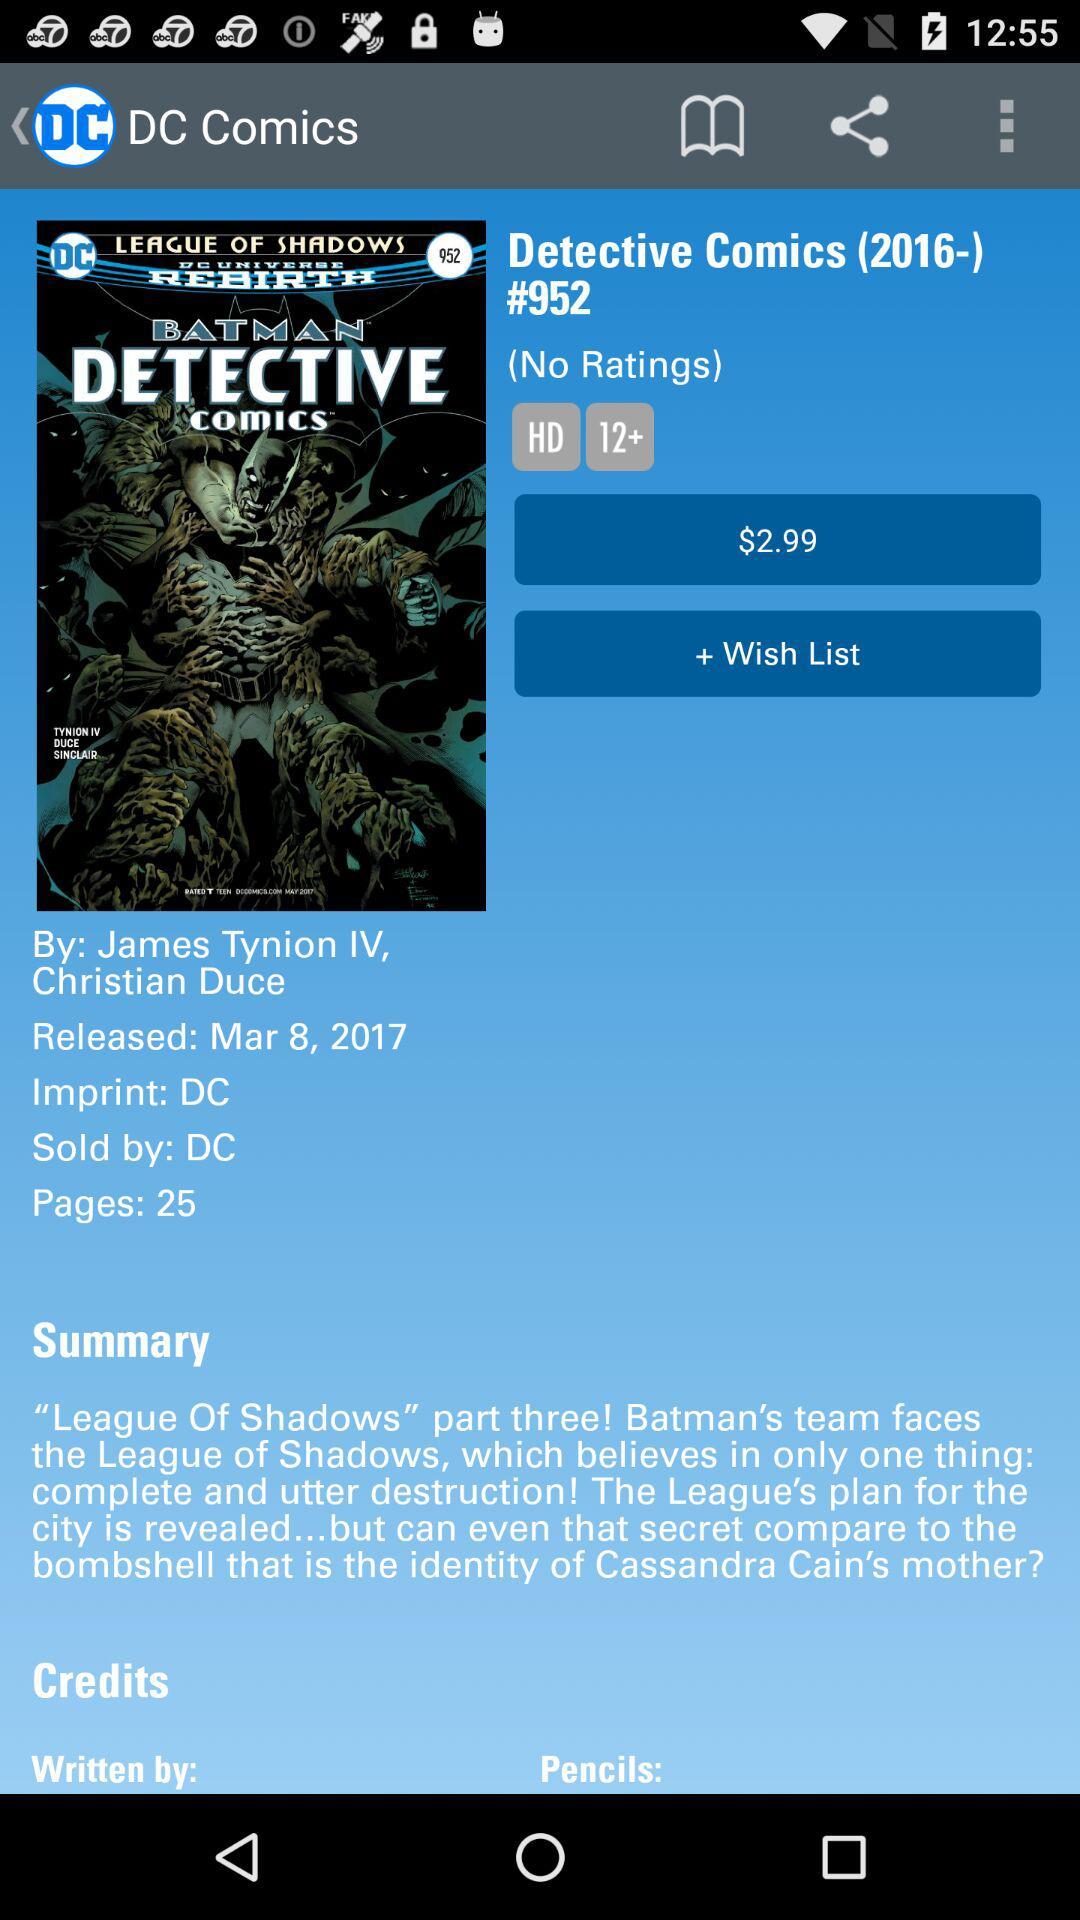  Describe the element at coordinates (260, 564) in the screenshot. I see `the icon next to the detective comics 2016 icon` at that location.